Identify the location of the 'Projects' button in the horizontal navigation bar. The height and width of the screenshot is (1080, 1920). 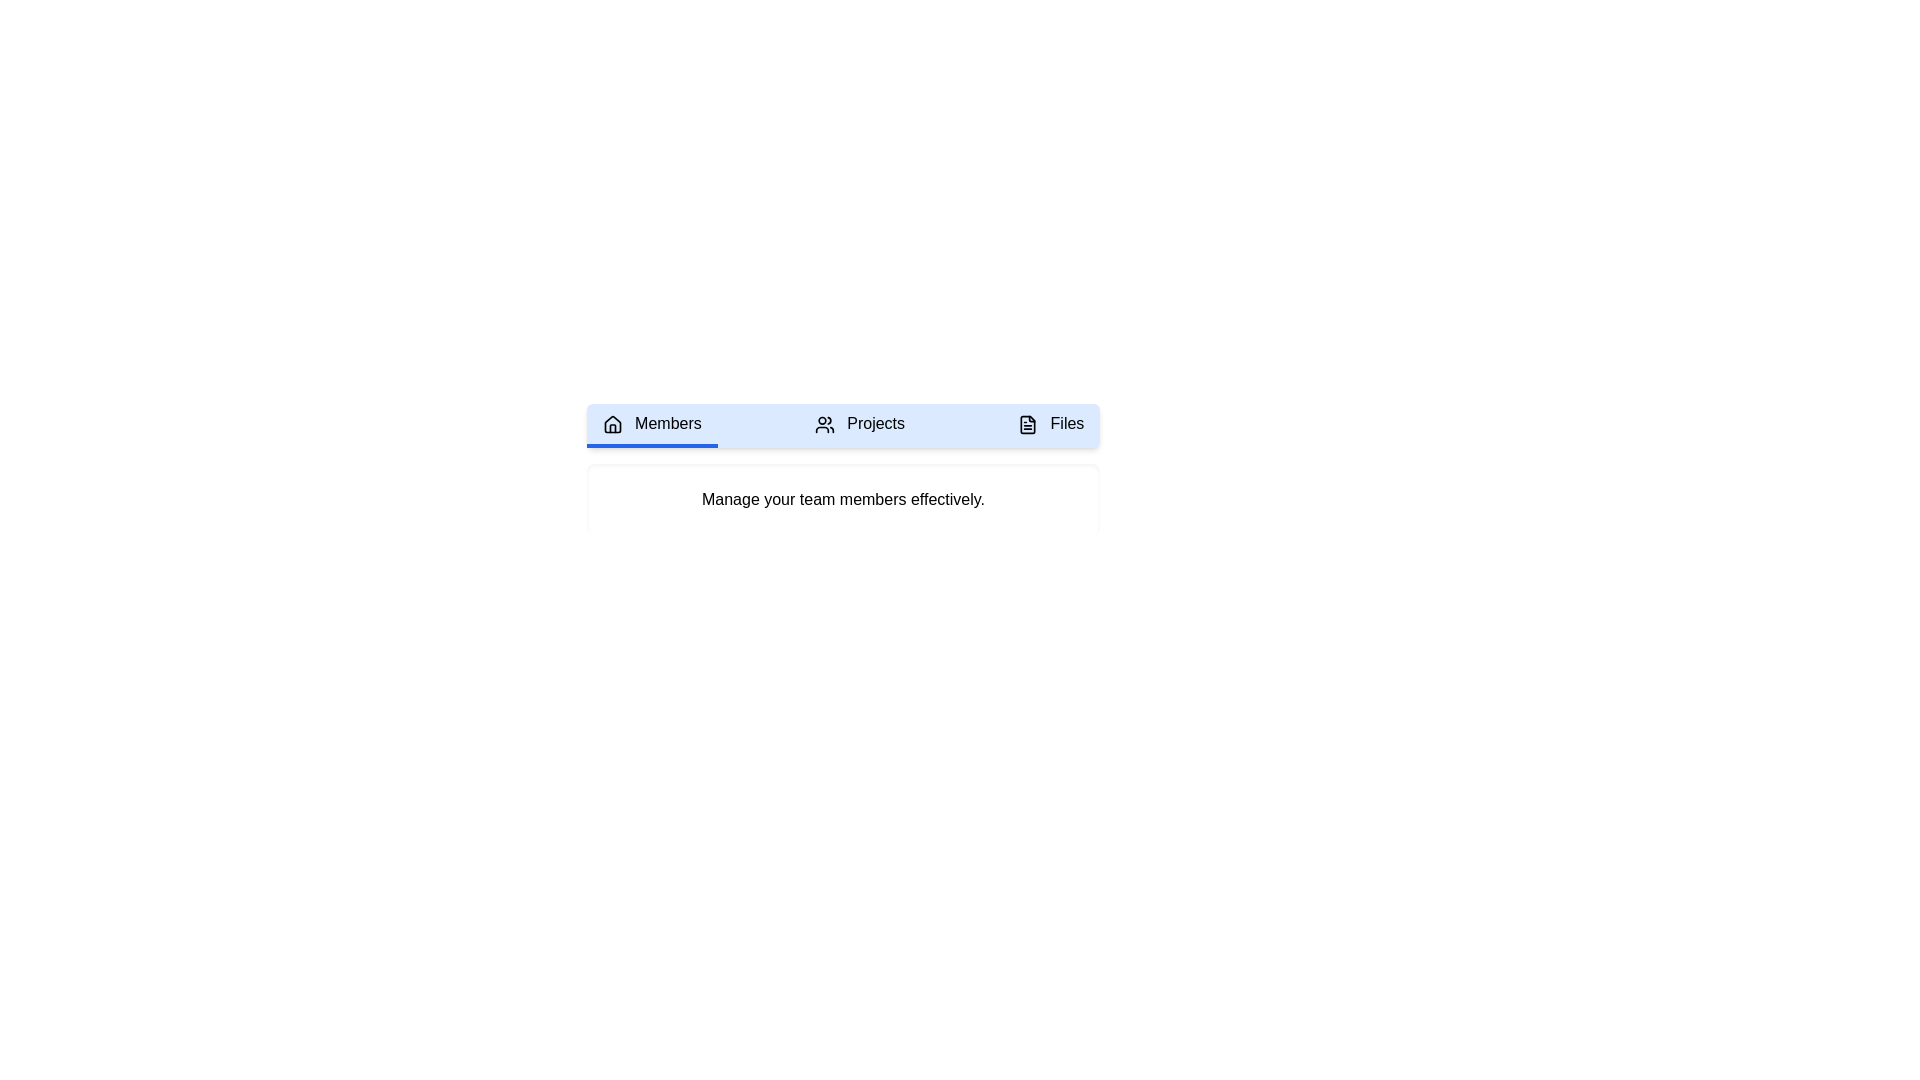
(859, 424).